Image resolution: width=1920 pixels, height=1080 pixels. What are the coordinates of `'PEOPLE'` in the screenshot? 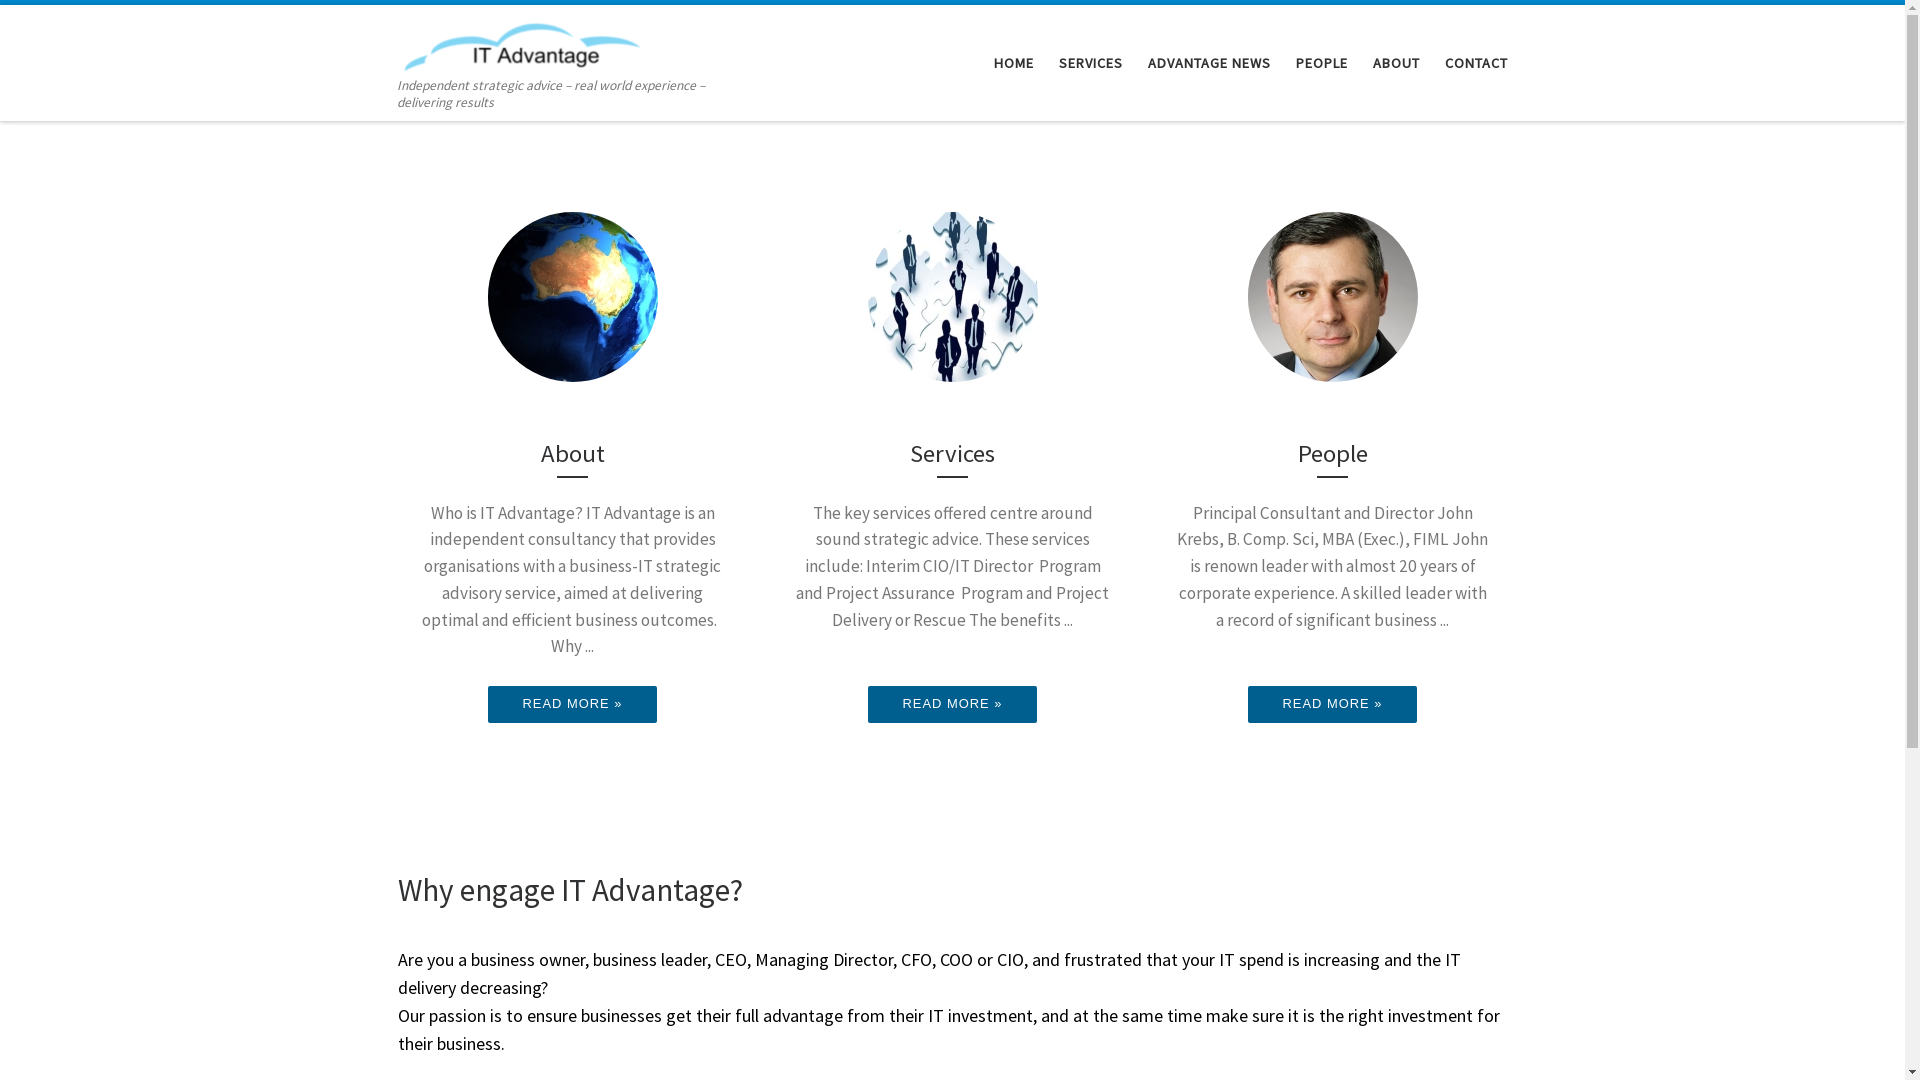 It's located at (1321, 61).